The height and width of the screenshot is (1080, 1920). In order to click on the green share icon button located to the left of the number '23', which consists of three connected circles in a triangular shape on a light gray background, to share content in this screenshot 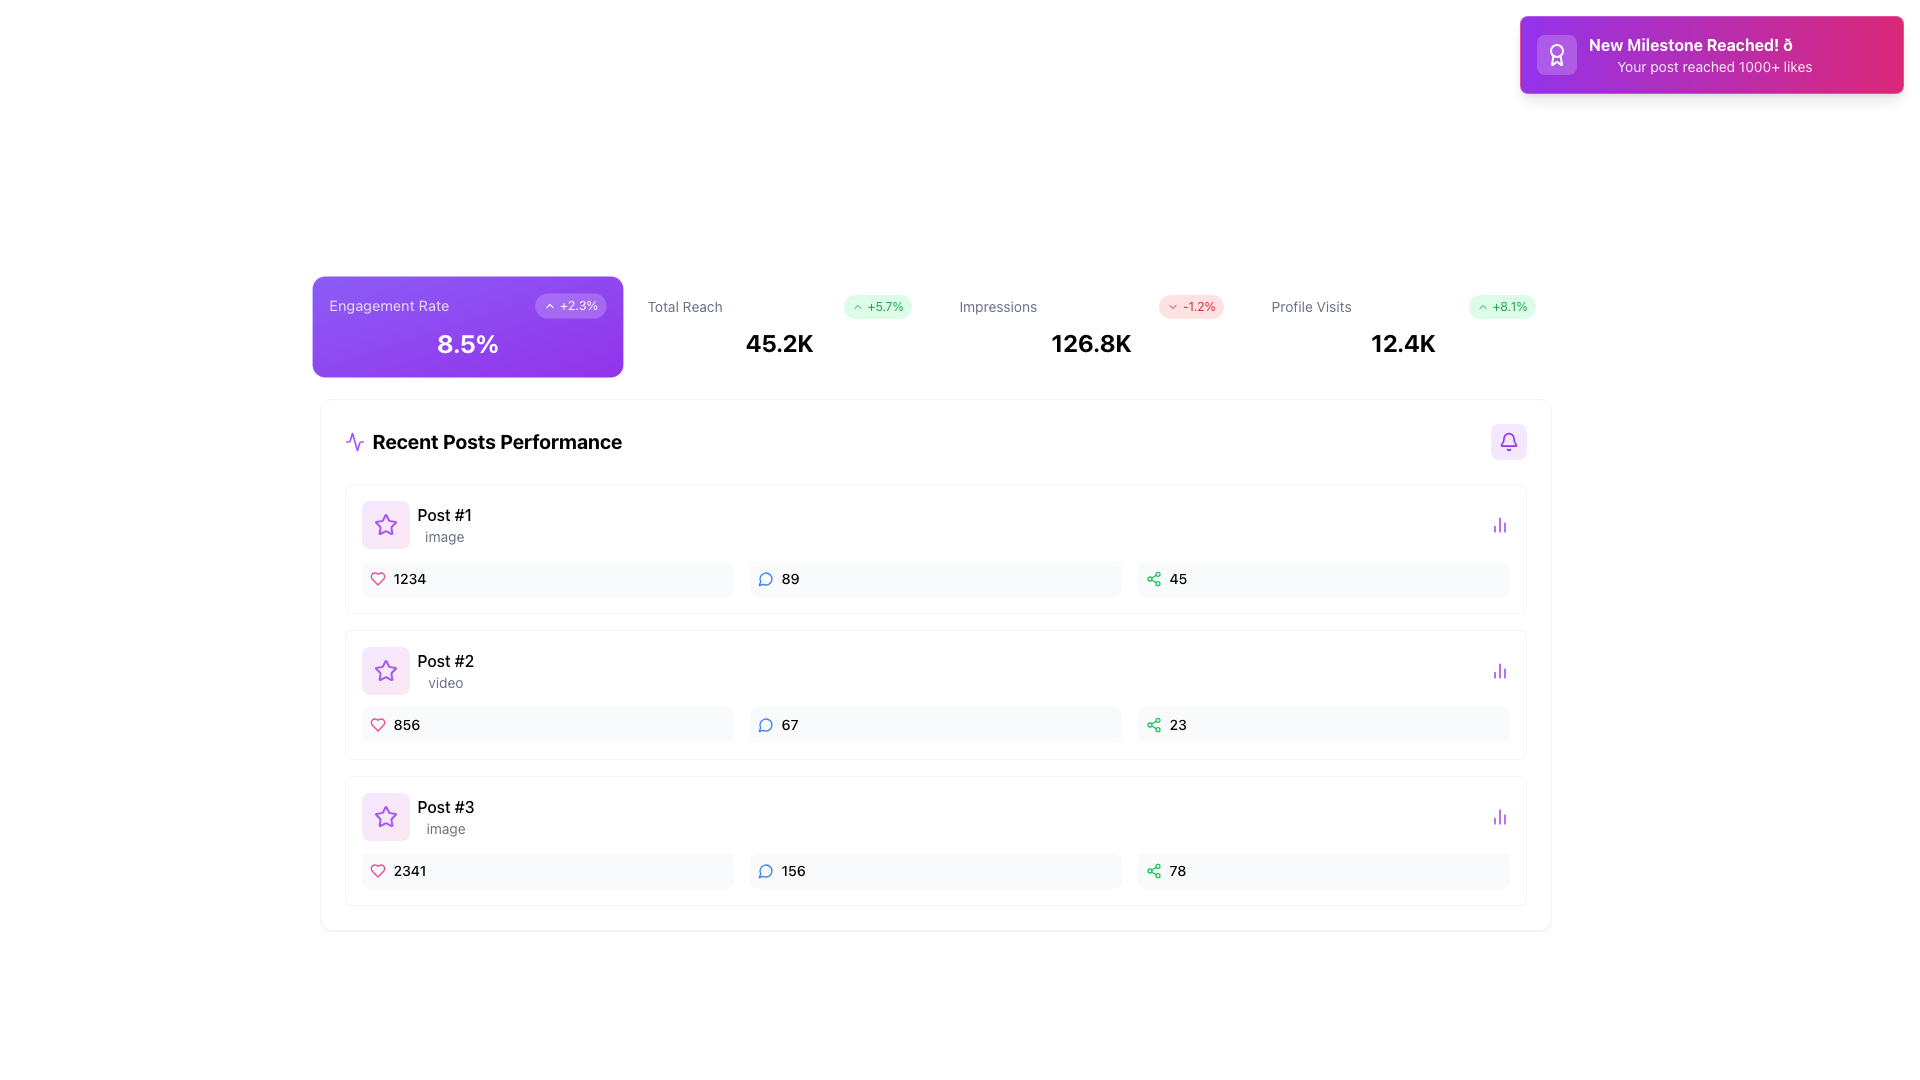, I will do `click(1153, 725)`.